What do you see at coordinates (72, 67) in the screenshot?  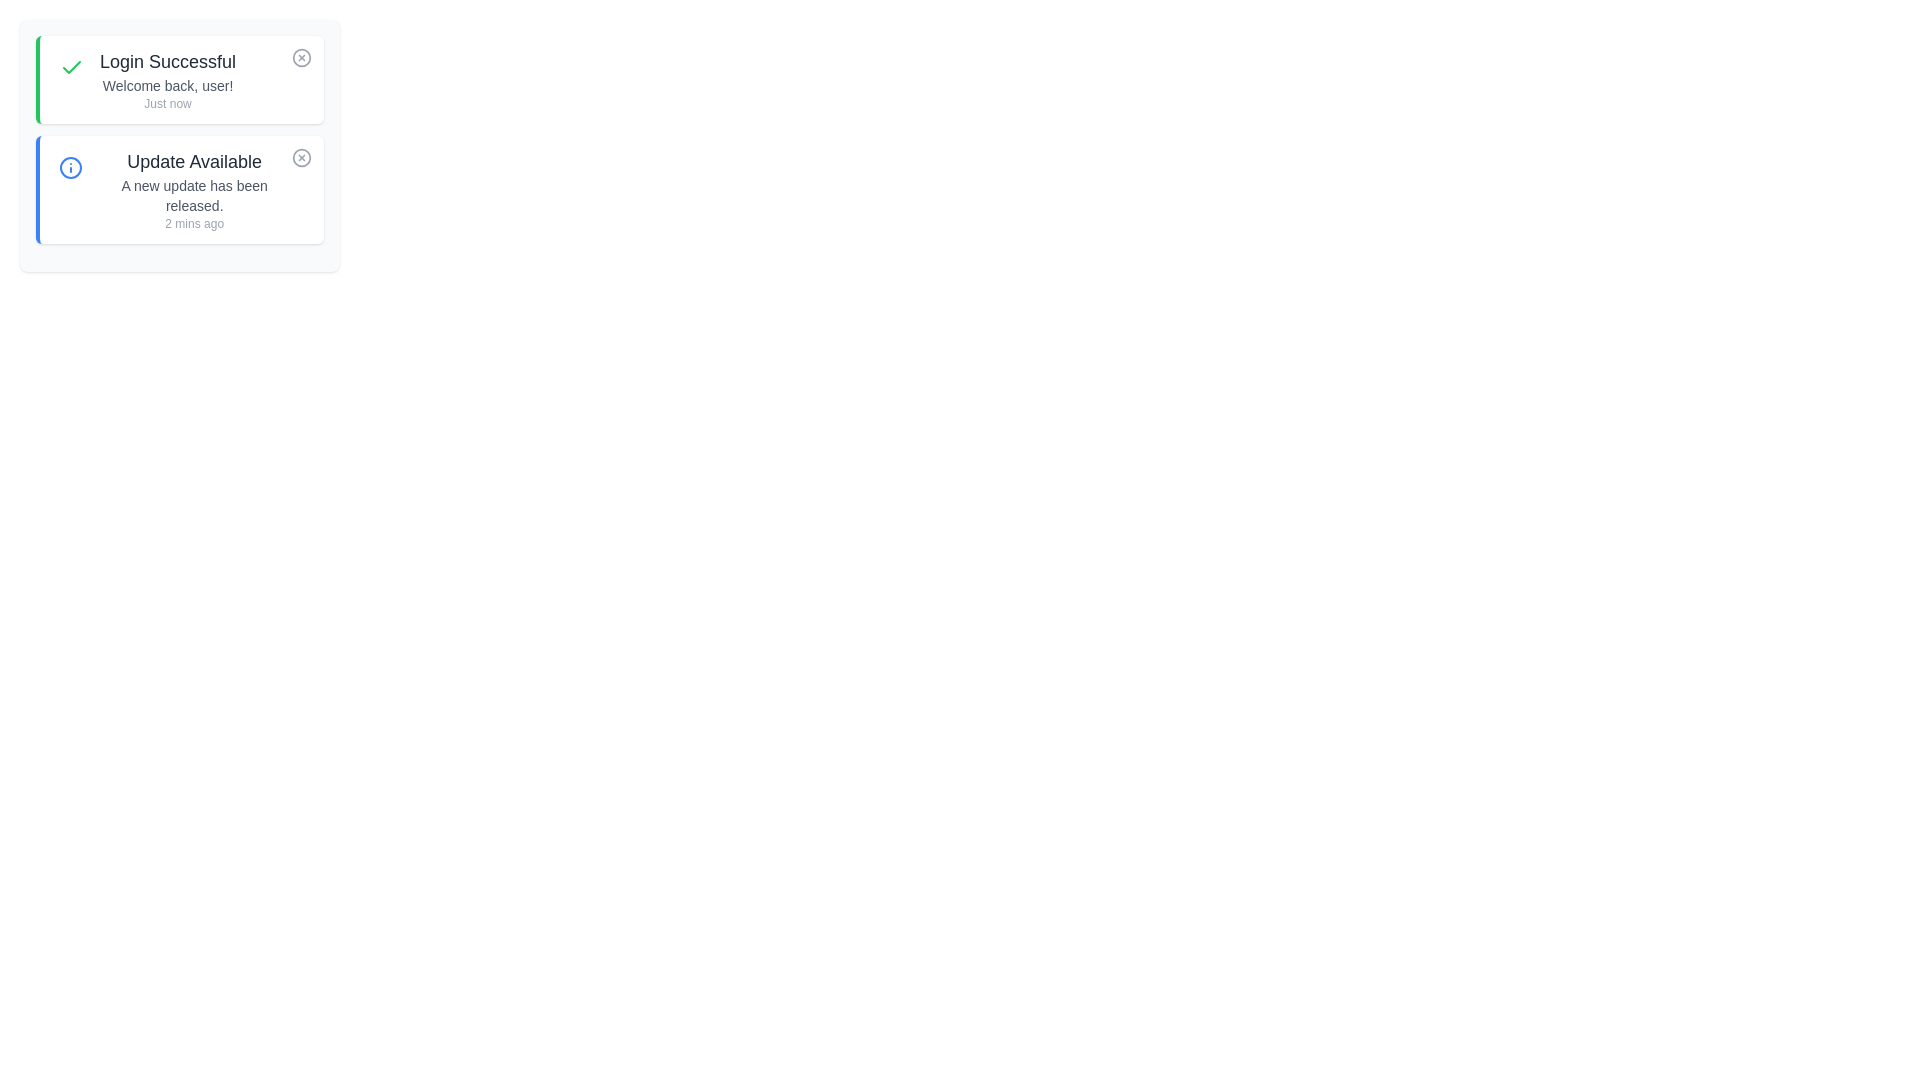 I see `the checkmark icon within the 'Login Successful' notification card, which indicates a successful login action` at bounding box center [72, 67].